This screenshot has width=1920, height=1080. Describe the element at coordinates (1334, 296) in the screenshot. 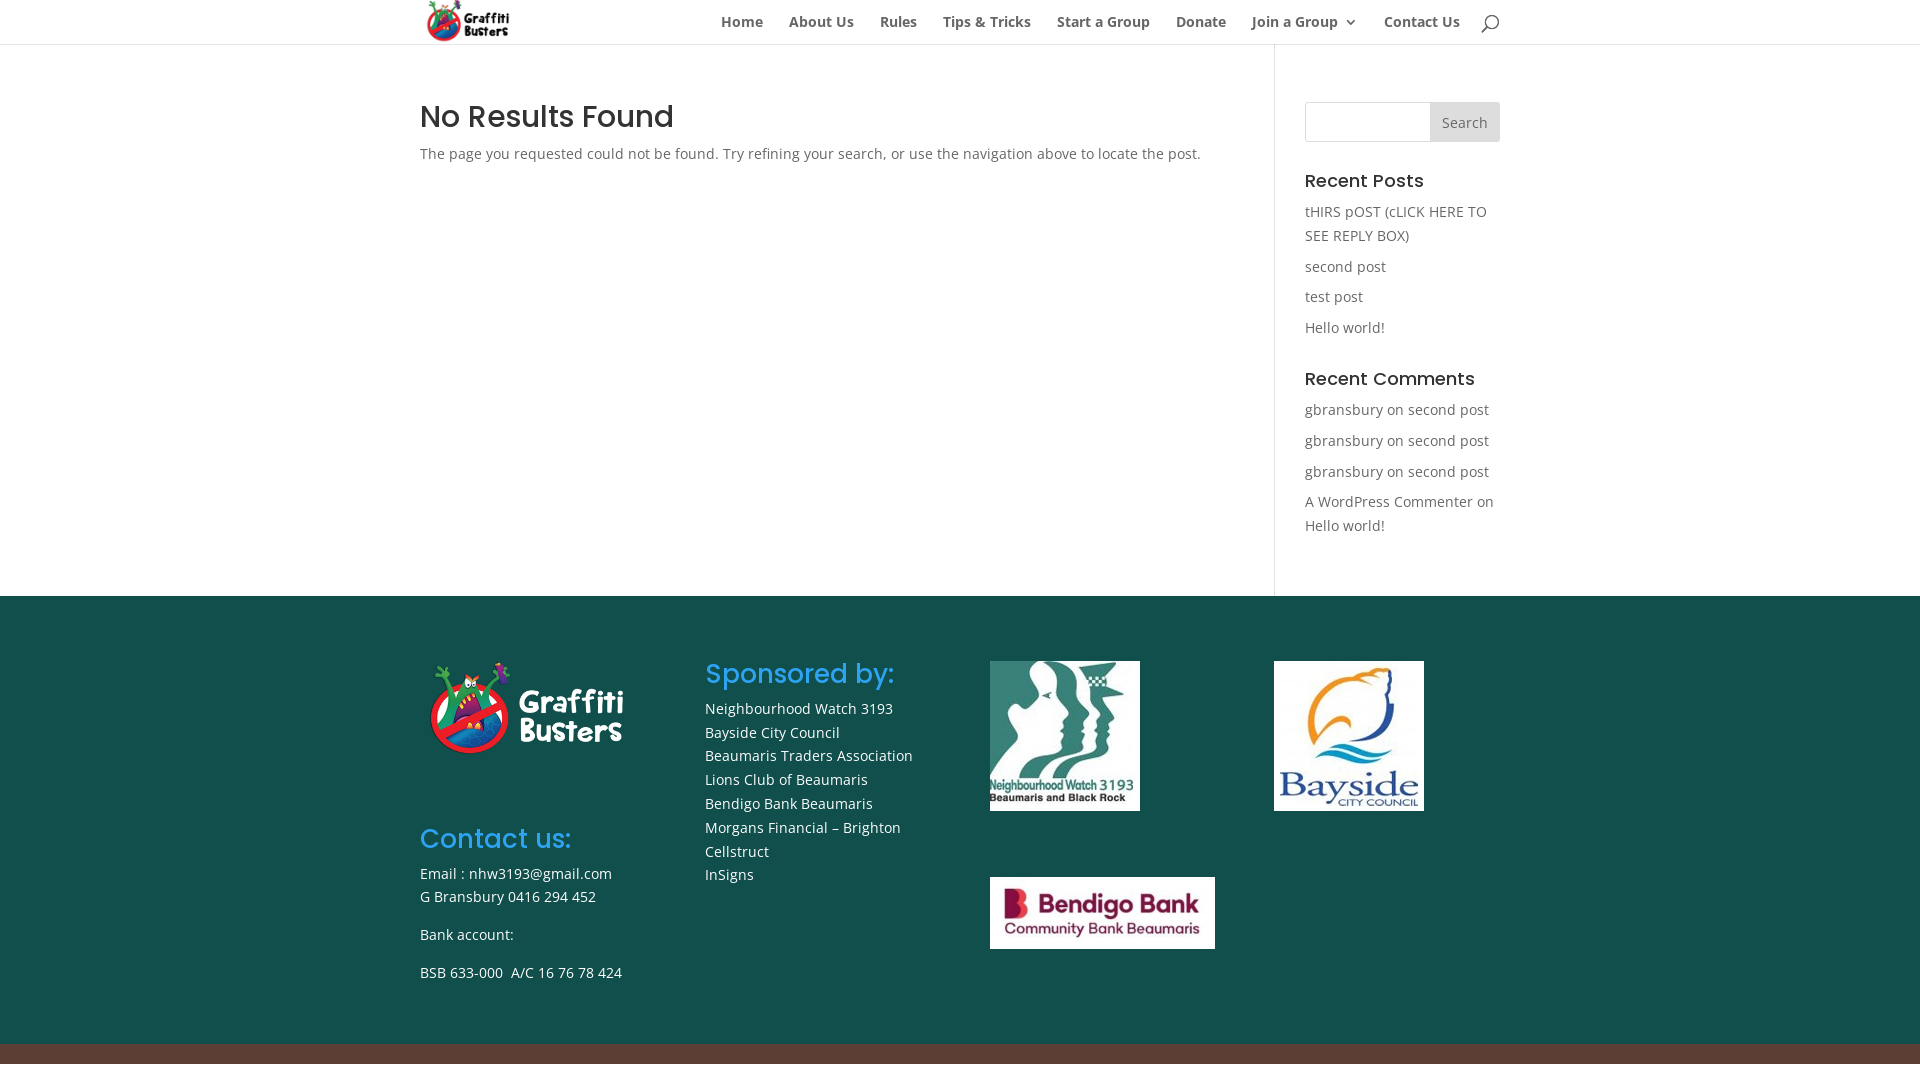

I see `'test post'` at that location.